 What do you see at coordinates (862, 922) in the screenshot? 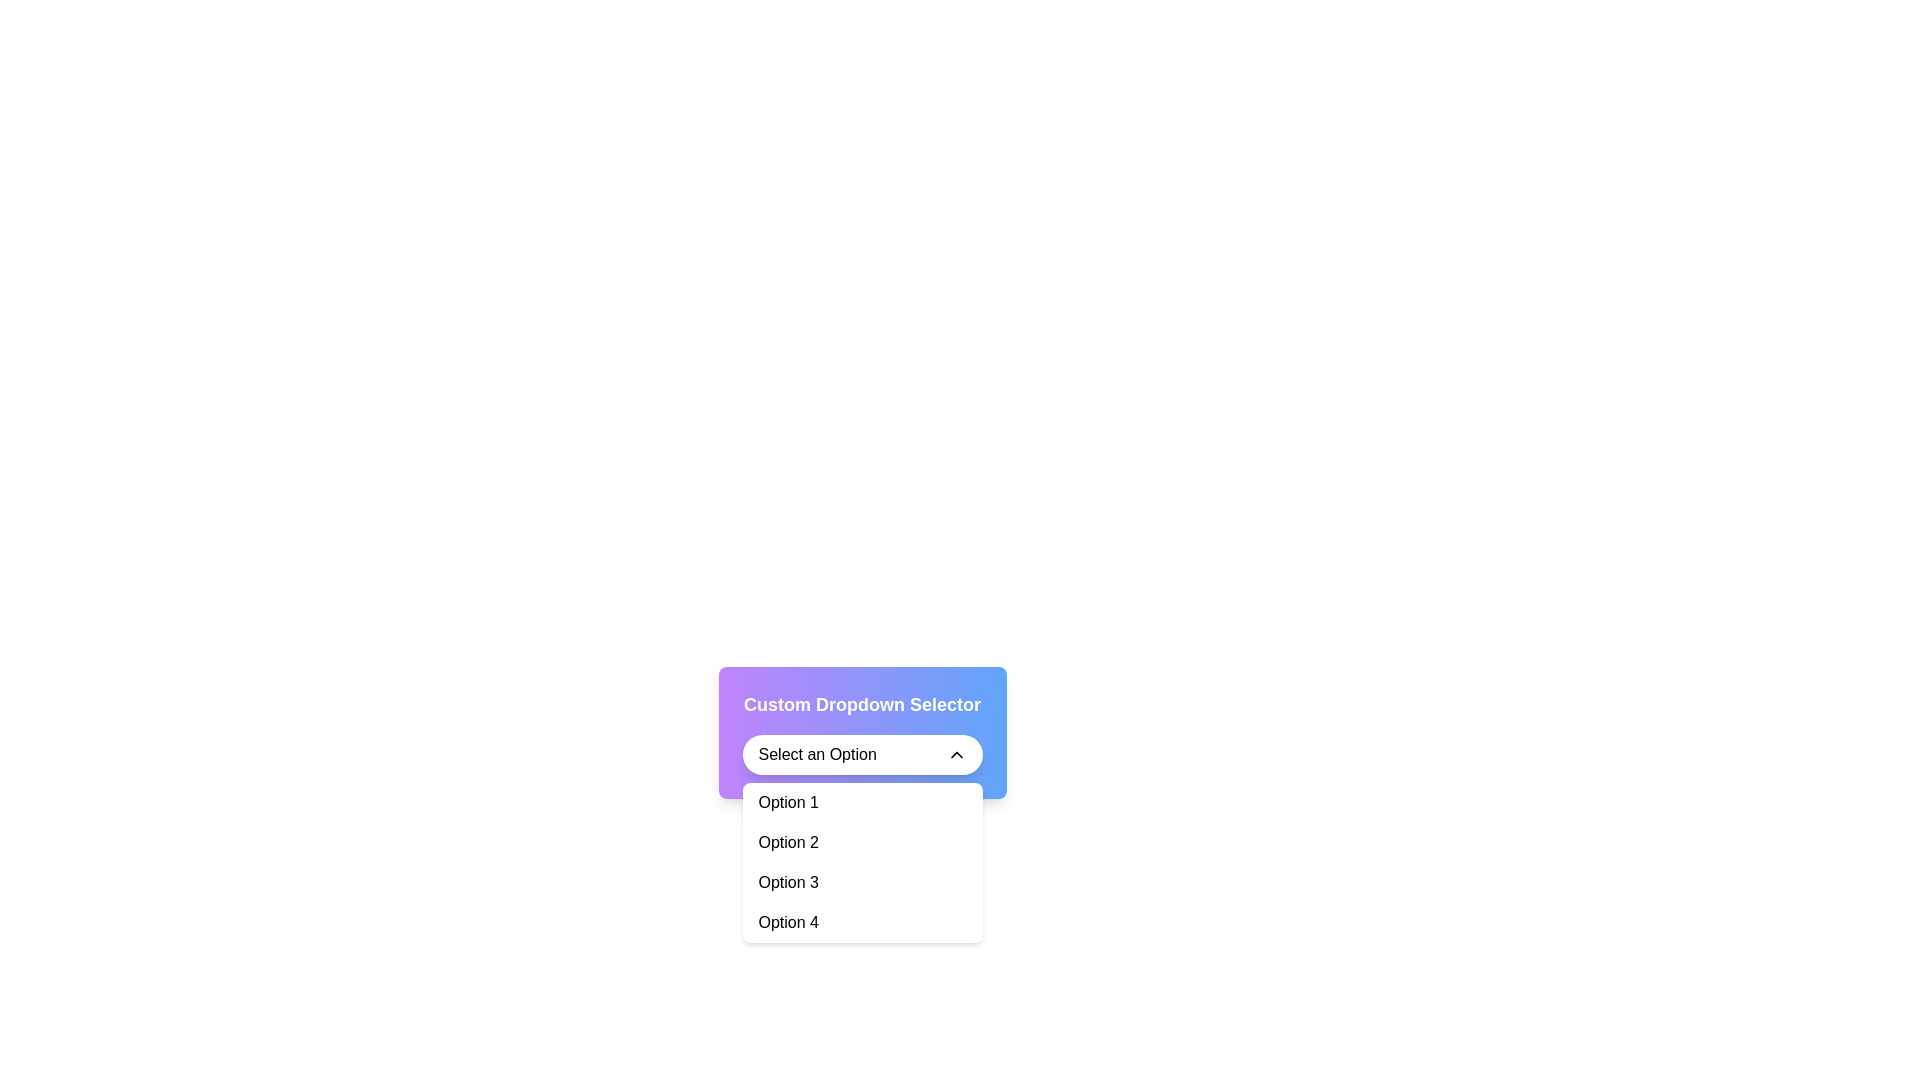
I see `the fourth menu item in the dropdown list` at bounding box center [862, 922].